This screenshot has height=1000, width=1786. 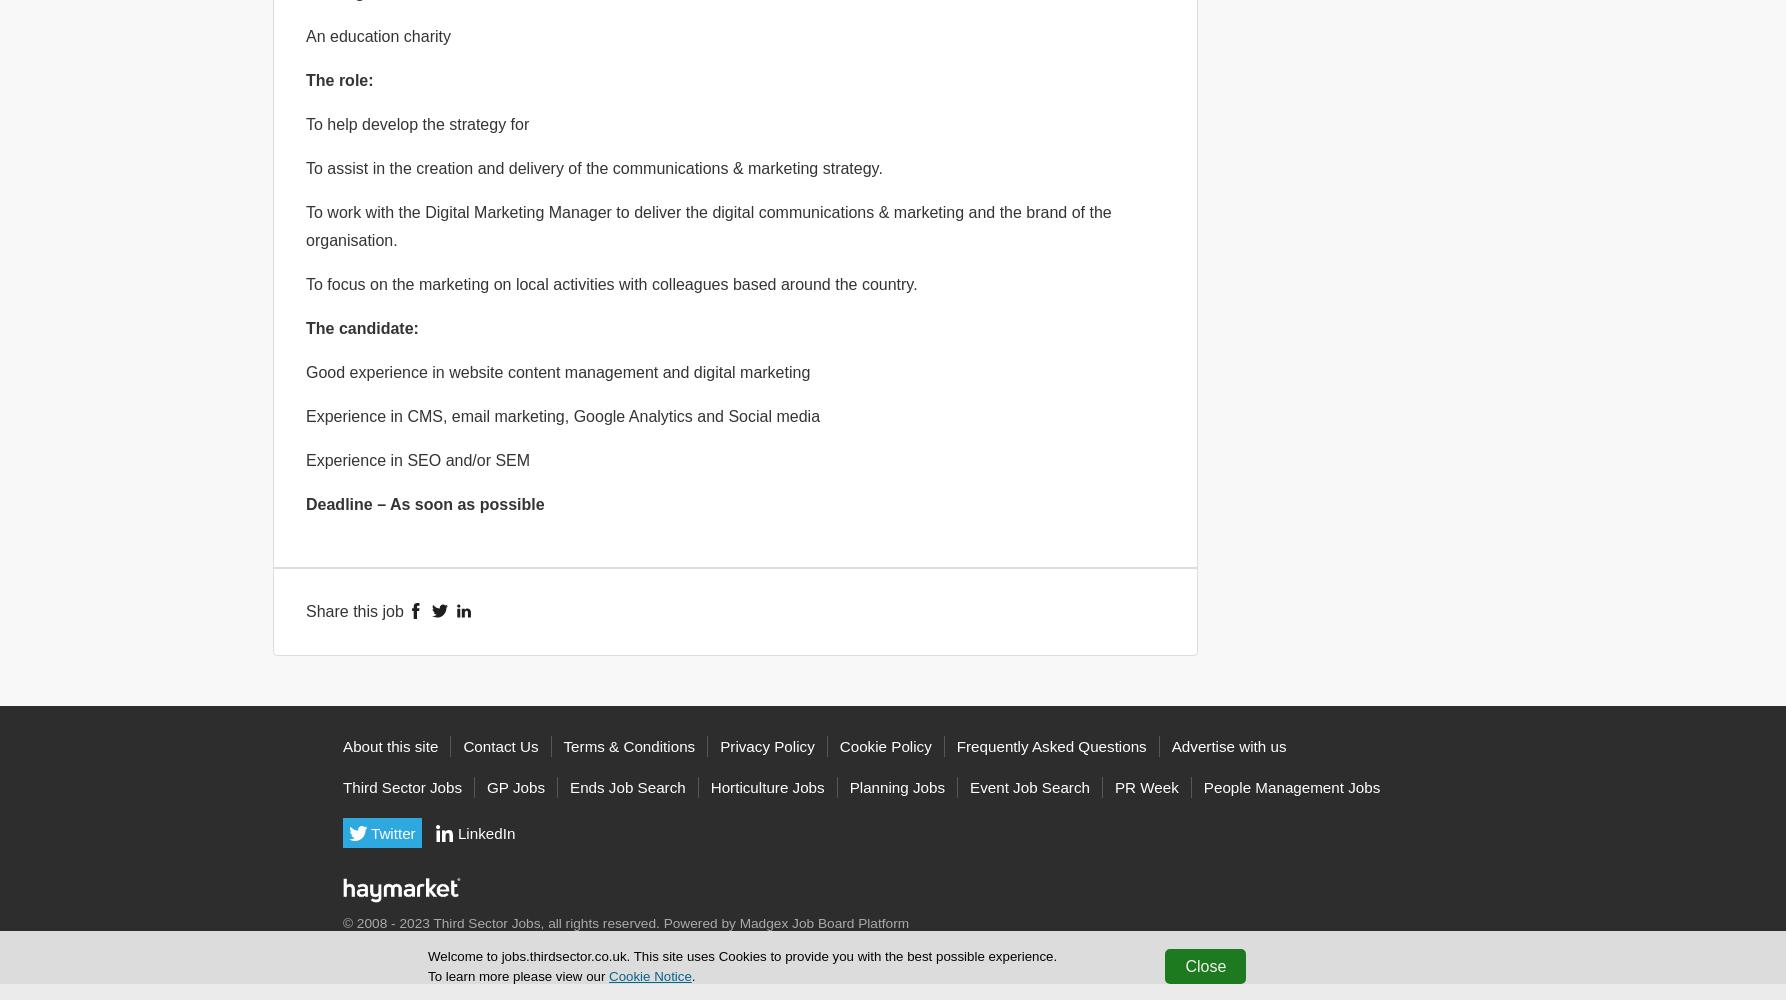 What do you see at coordinates (649, 975) in the screenshot?
I see `'Cookie Notice'` at bounding box center [649, 975].